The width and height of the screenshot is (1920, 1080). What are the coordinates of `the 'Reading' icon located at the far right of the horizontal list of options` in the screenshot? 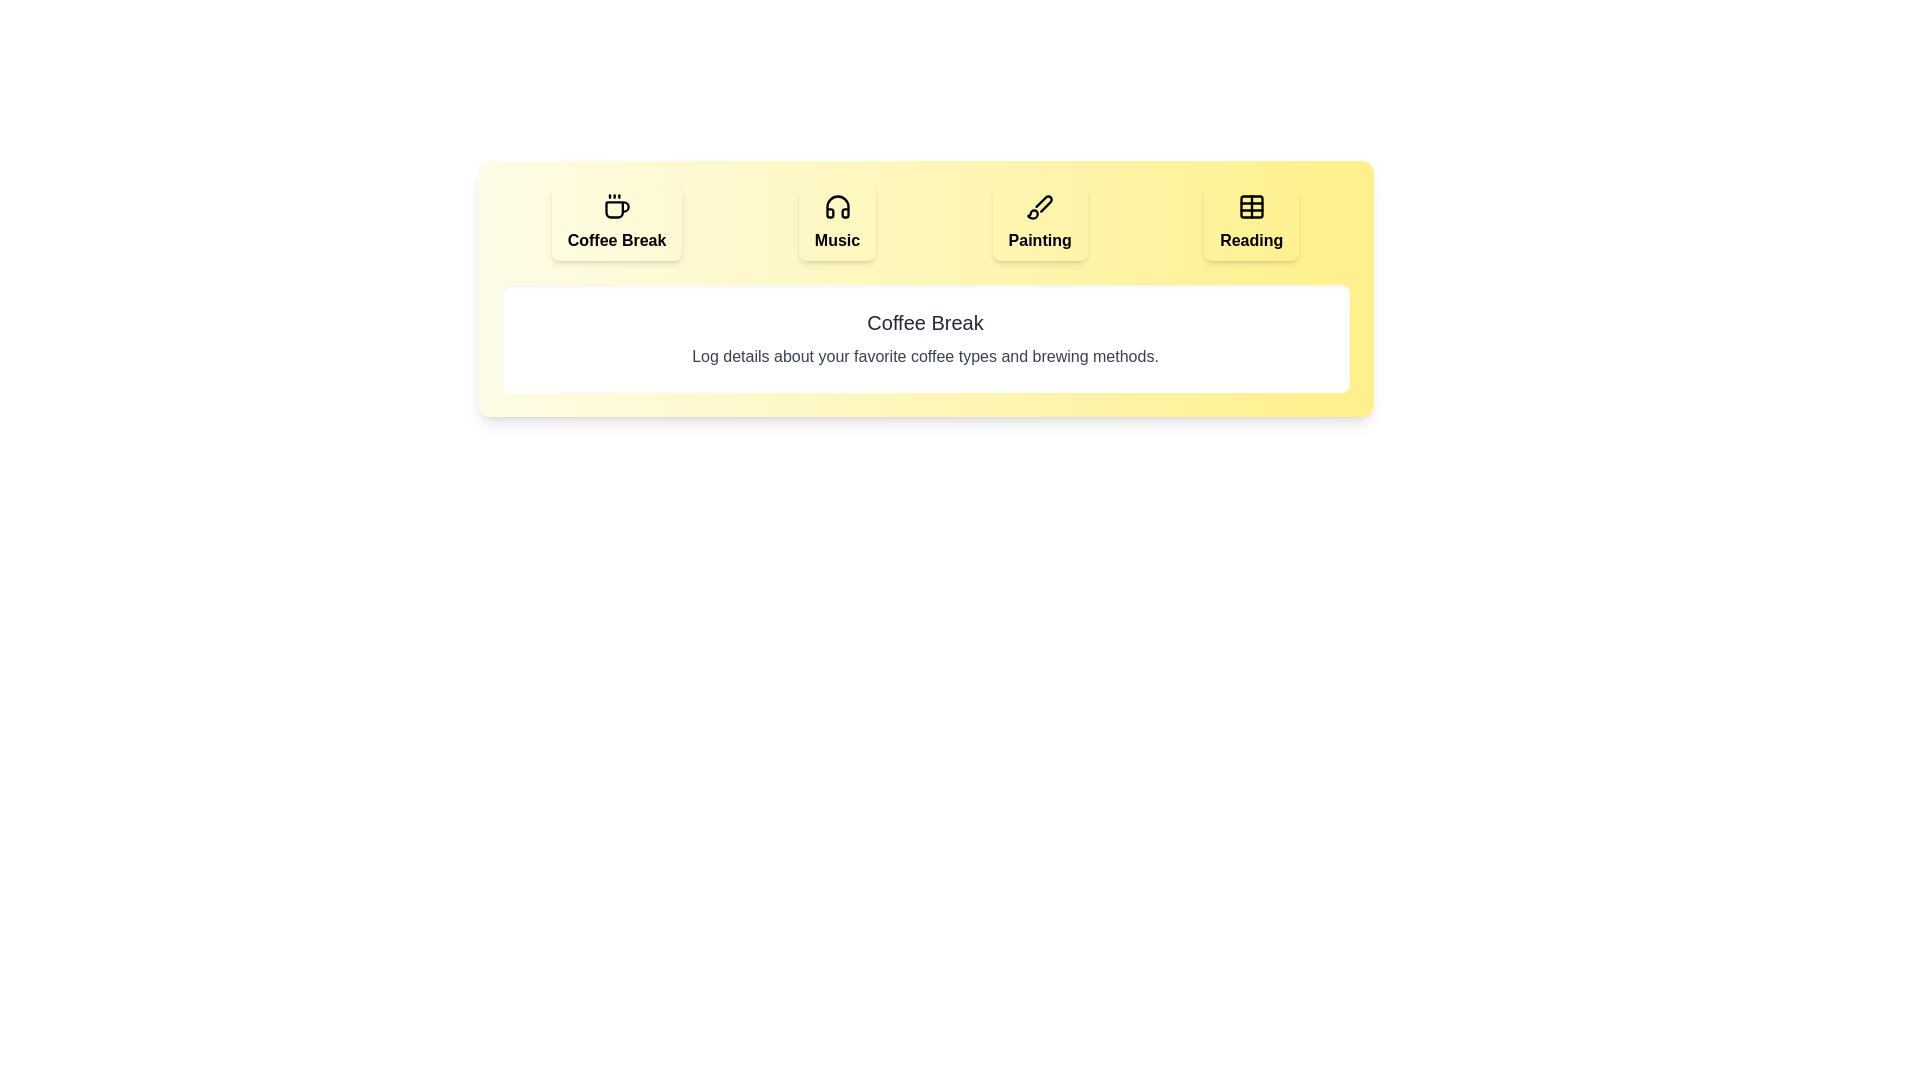 It's located at (1250, 207).